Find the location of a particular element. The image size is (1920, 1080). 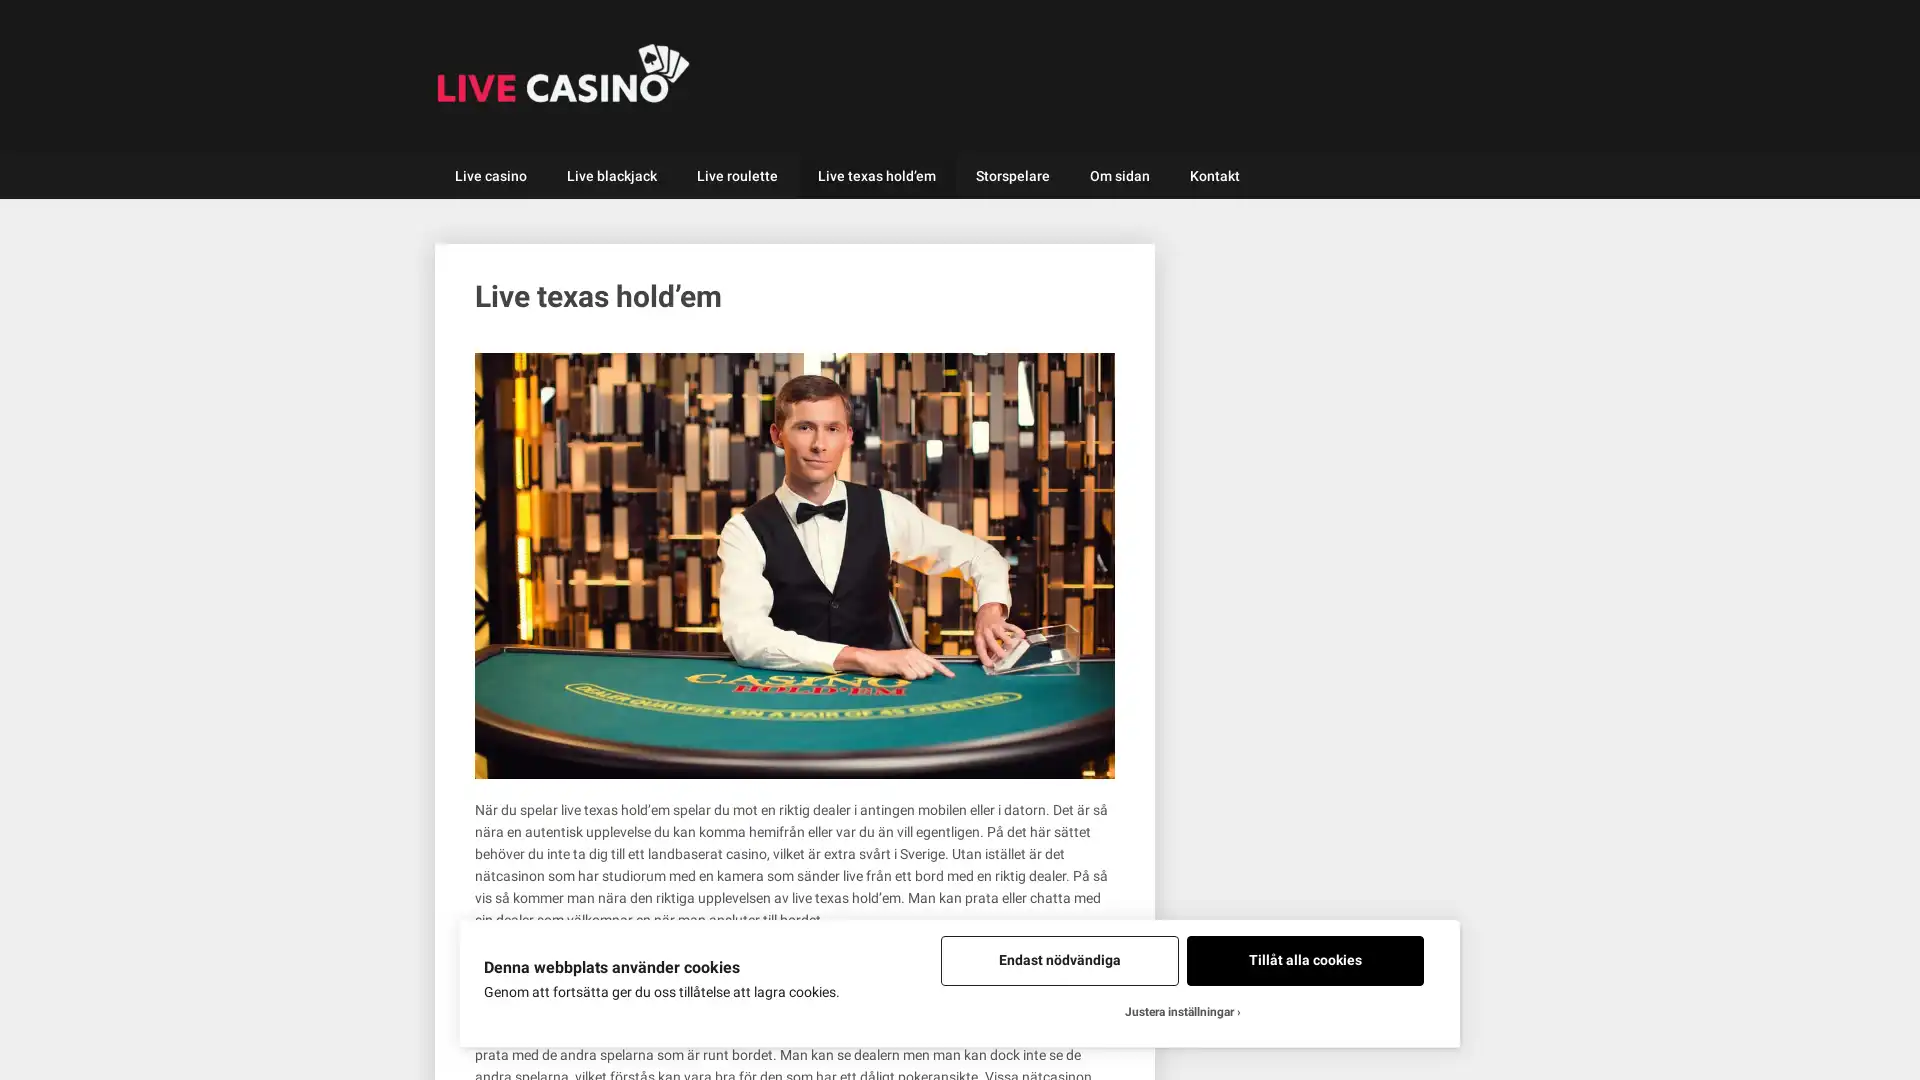

Tillat alla cookies is located at coordinates (1305, 959).